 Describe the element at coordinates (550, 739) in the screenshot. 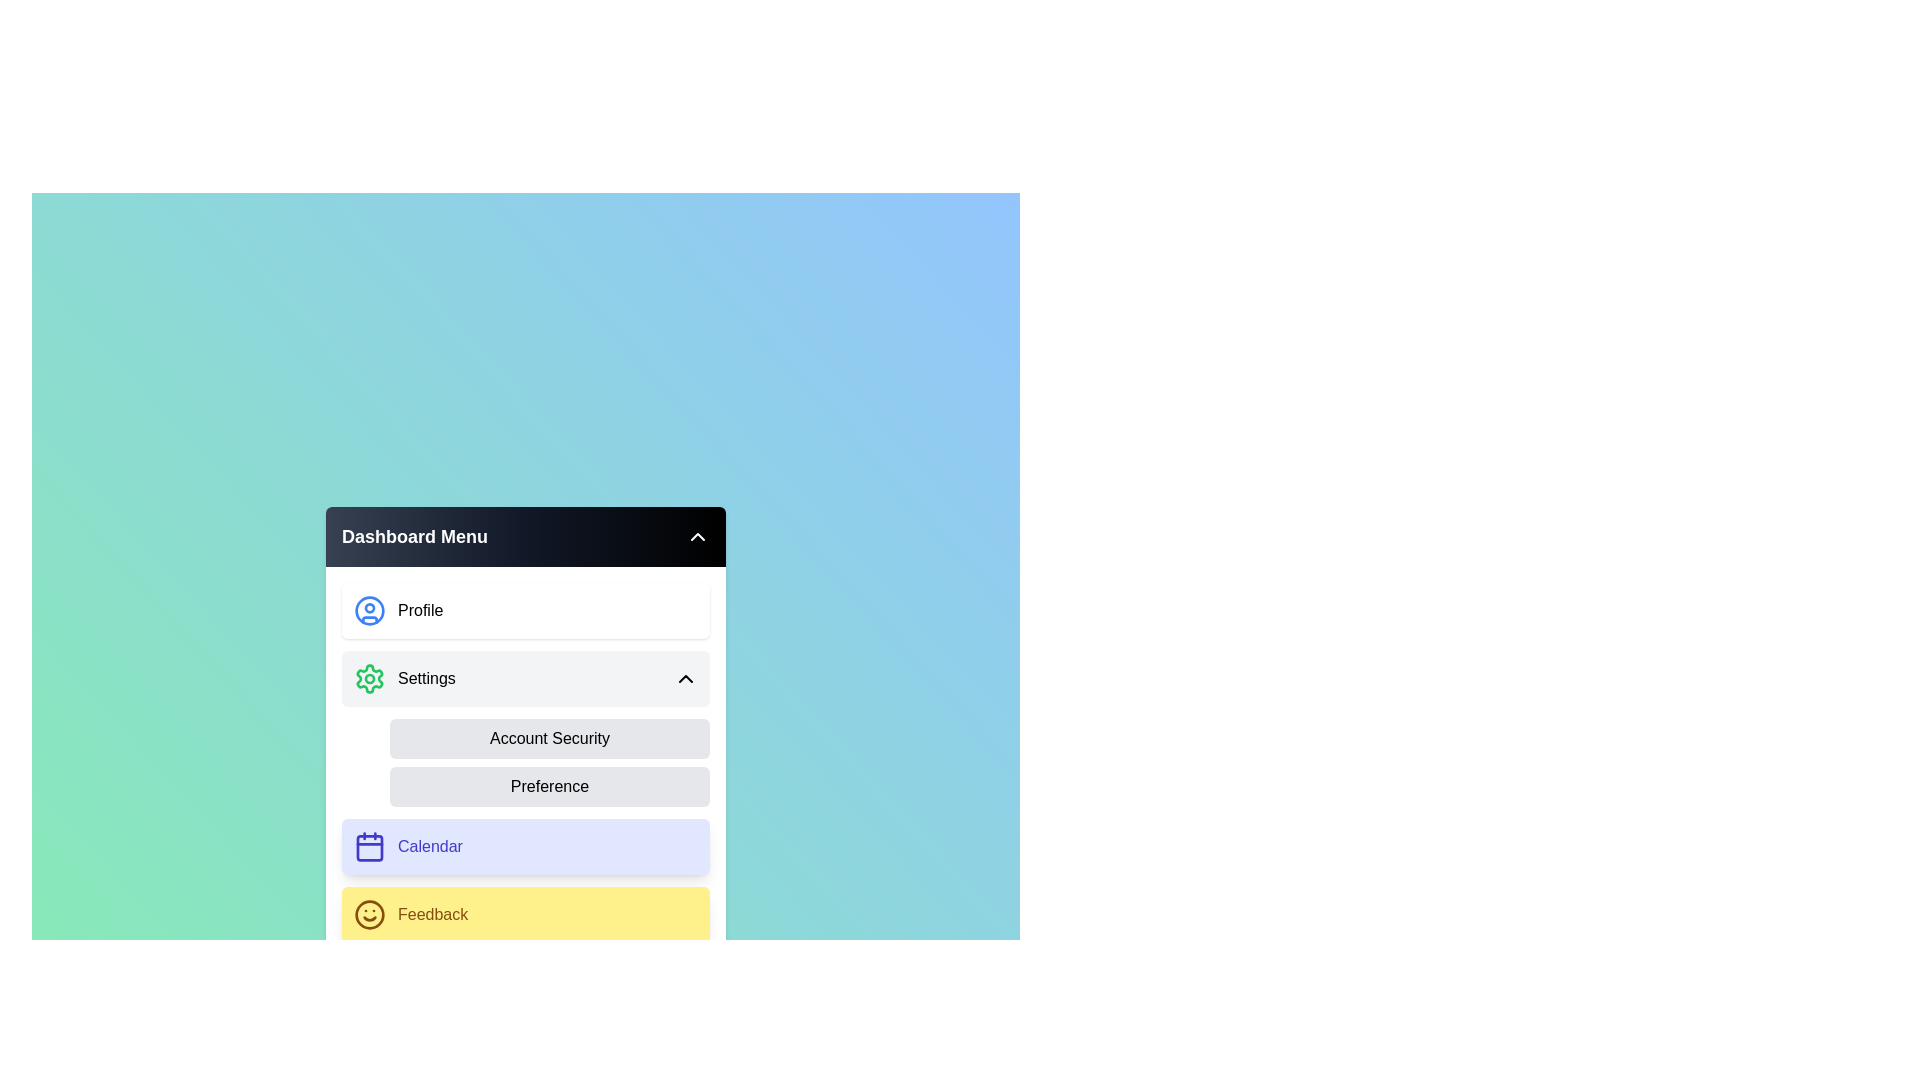

I see `the 'Account Security' button, which is a rectangular button with a gray background and black text, located in the 'Settings' section of the dashboard menu` at that location.